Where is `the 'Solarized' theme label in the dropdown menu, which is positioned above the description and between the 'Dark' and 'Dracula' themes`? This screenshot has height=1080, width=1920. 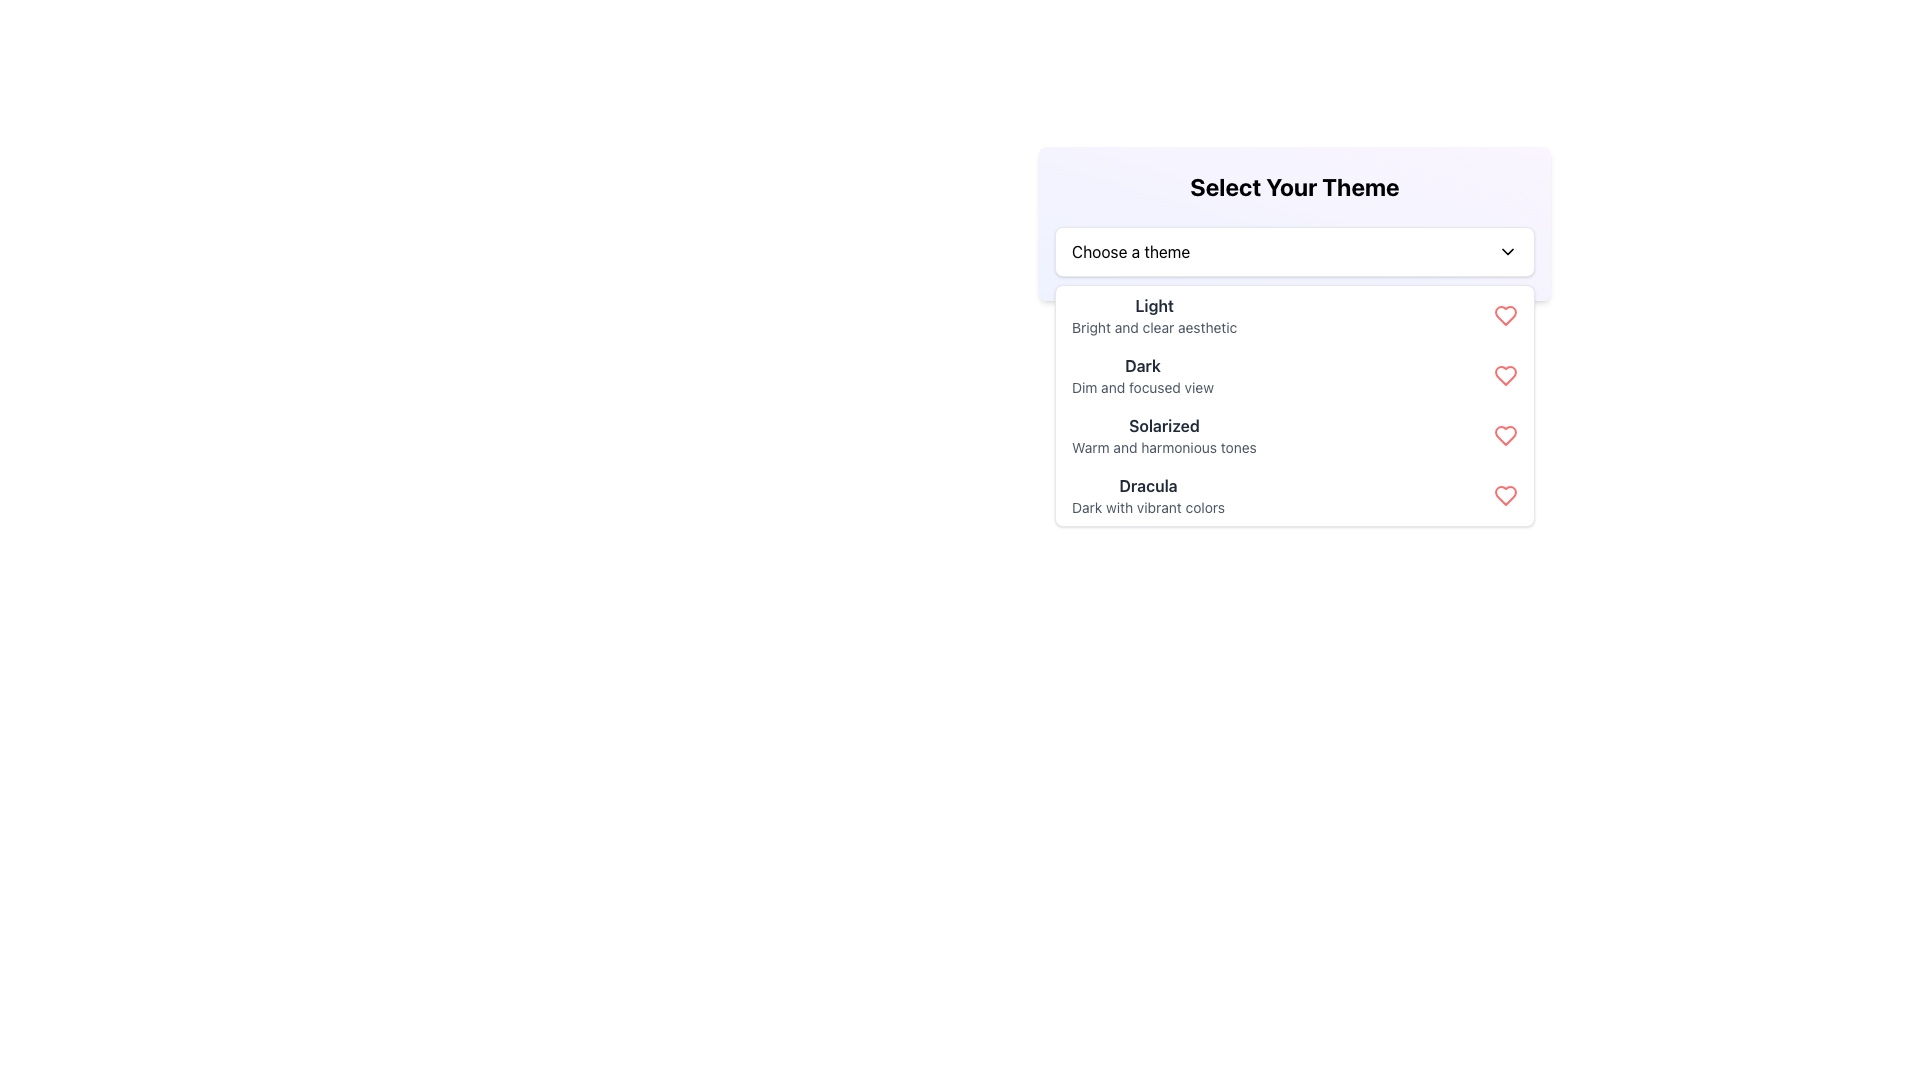
the 'Solarized' theme label in the dropdown menu, which is positioned above the description and between the 'Dark' and 'Dracula' themes is located at coordinates (1164, 424).